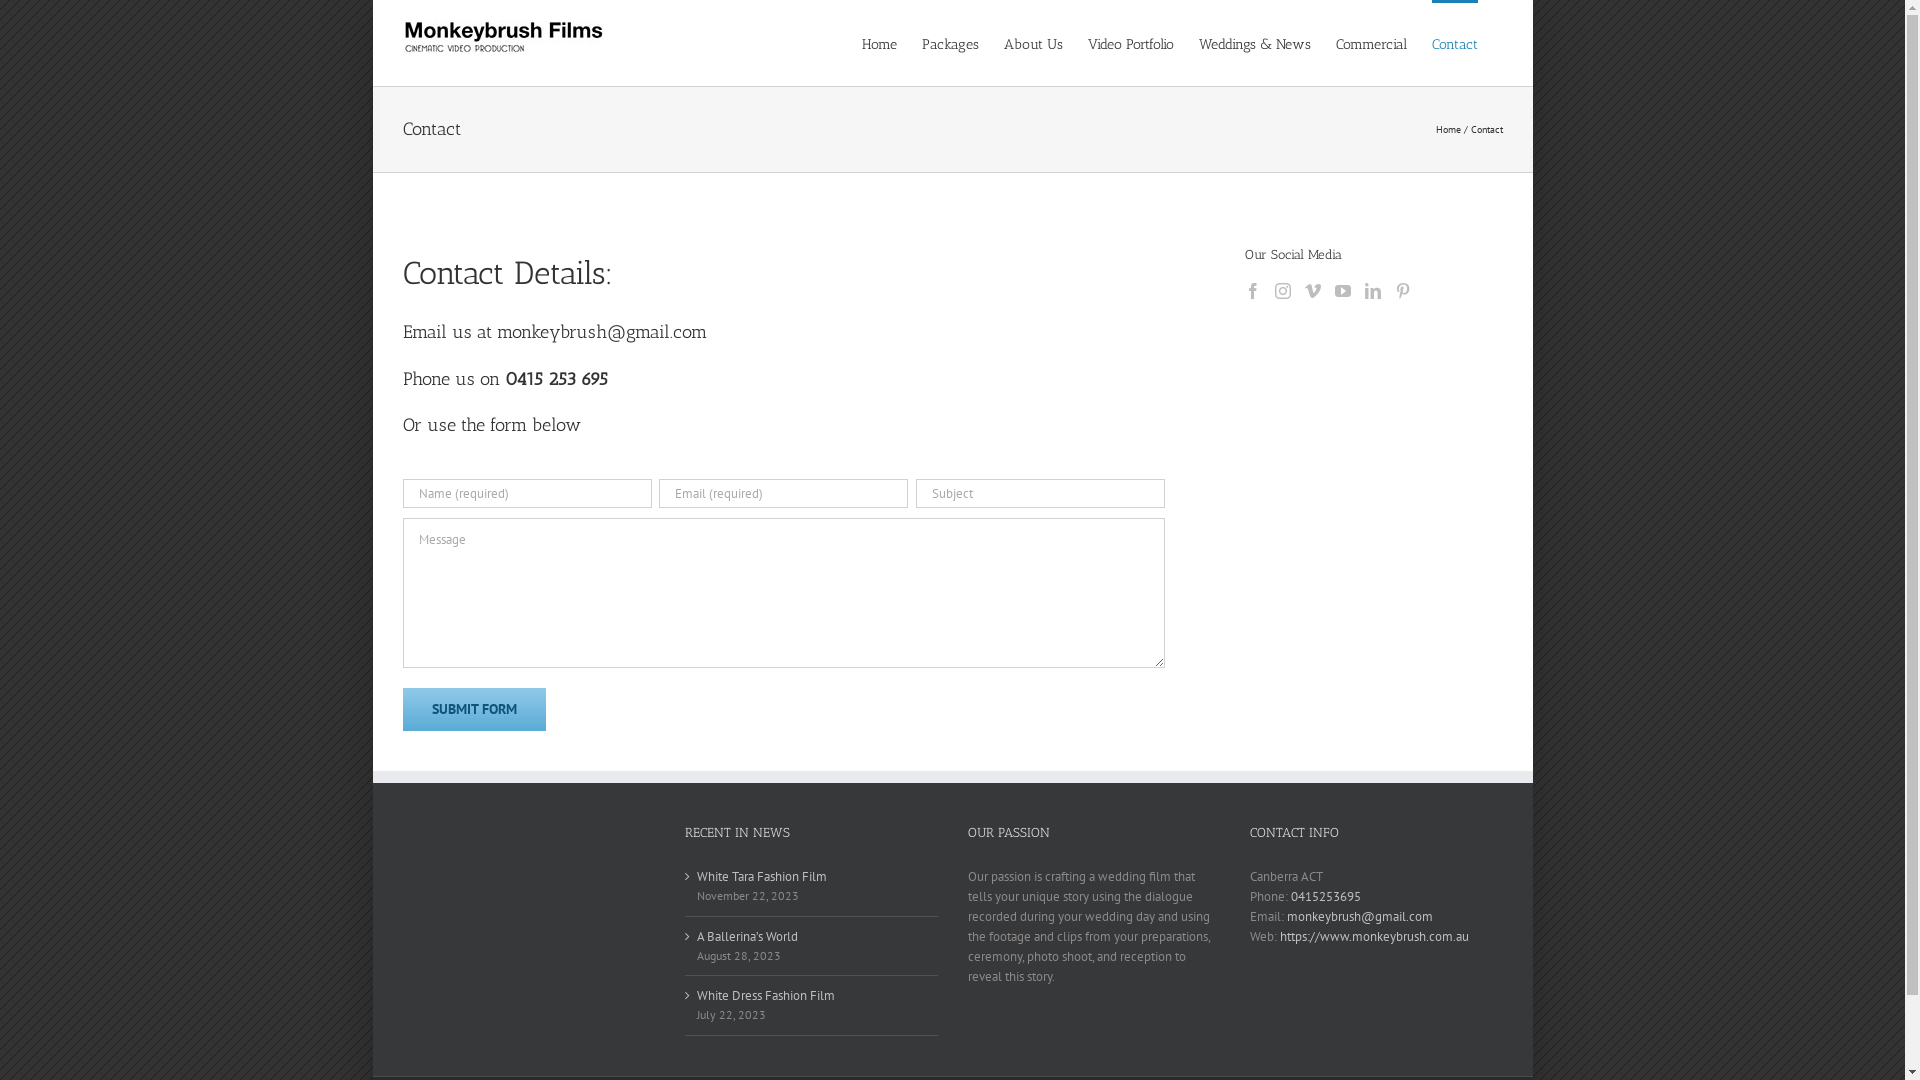 The width and height of the screenshot is (1920, 1080). What do you see at coordinates (1370, 42) in the screenshot?
I see `'Commercial'` at bounding box center [1370, 42].